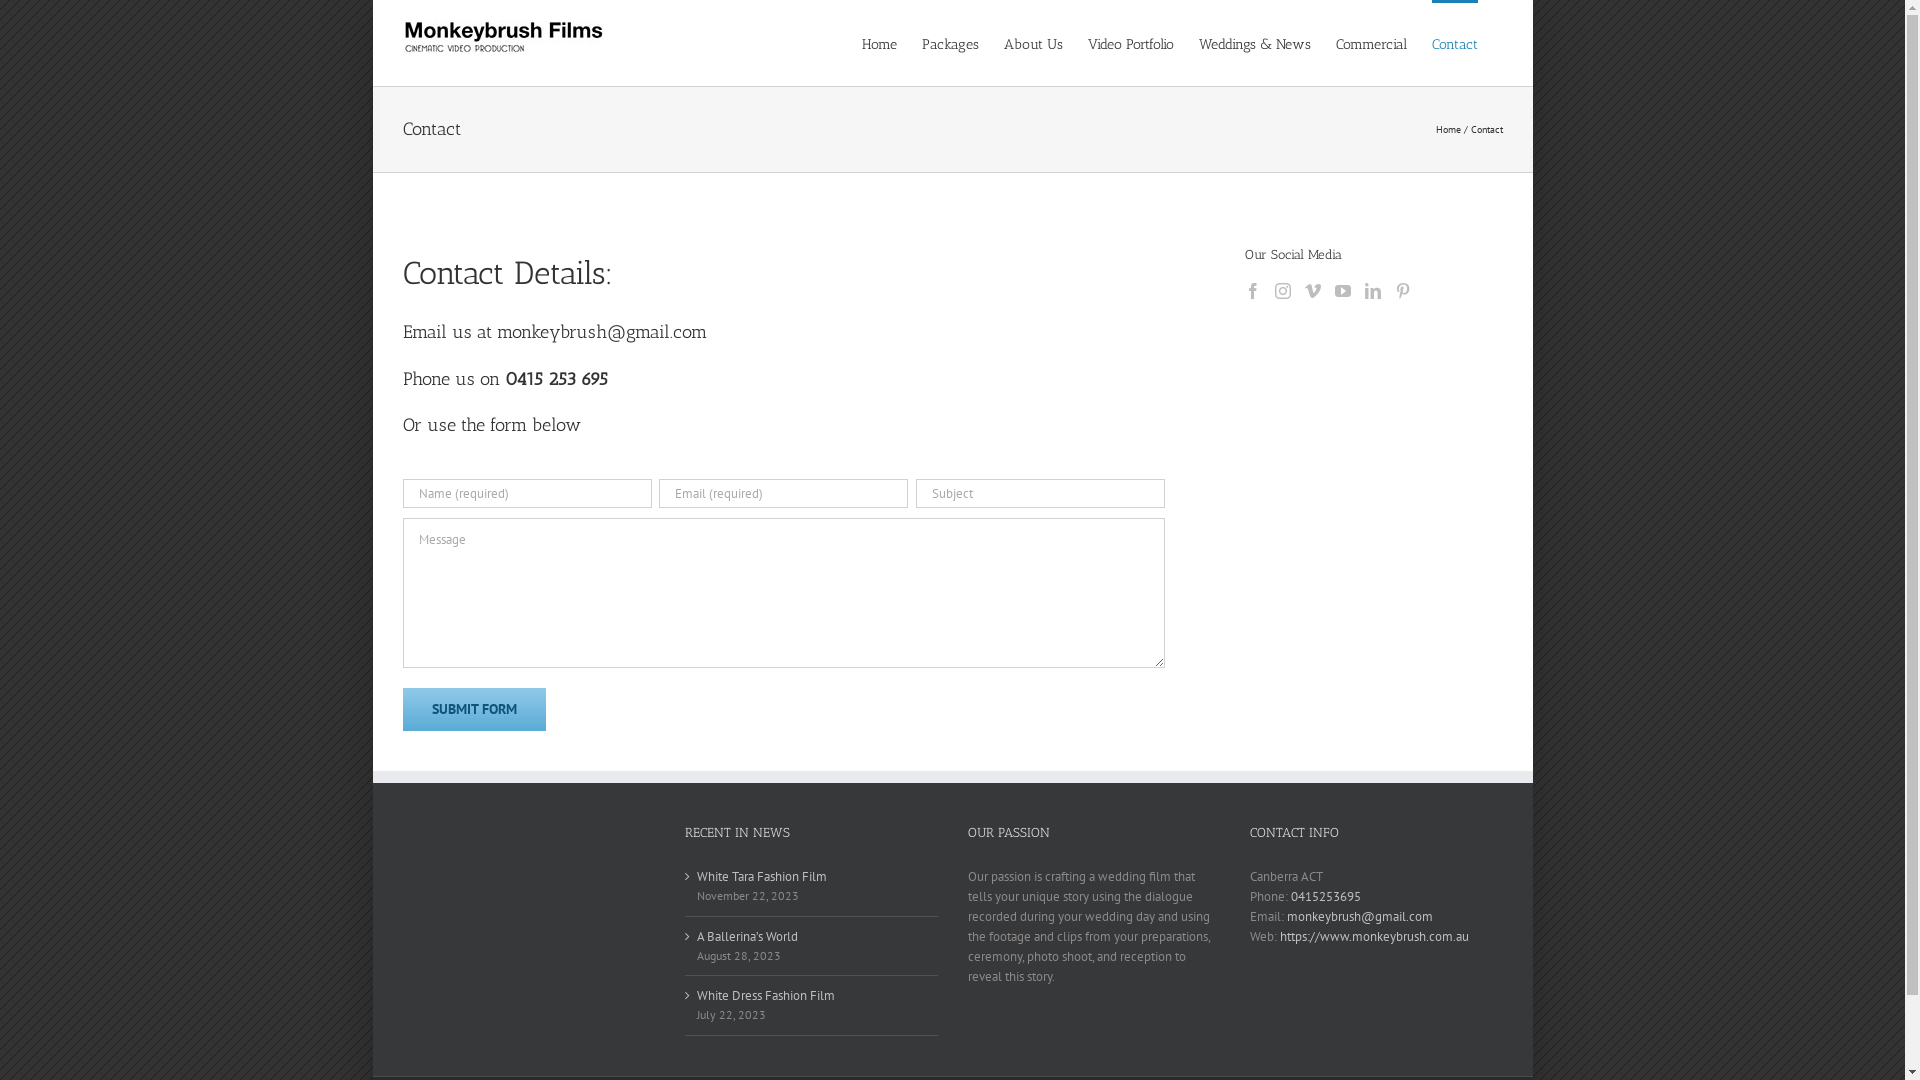 The width and height of the screenshot is (1920, 1080). What do you see at coordinates (1370, 42) in the screenshot?
I see `'Commercial'` at bounding box center [1370, 42].